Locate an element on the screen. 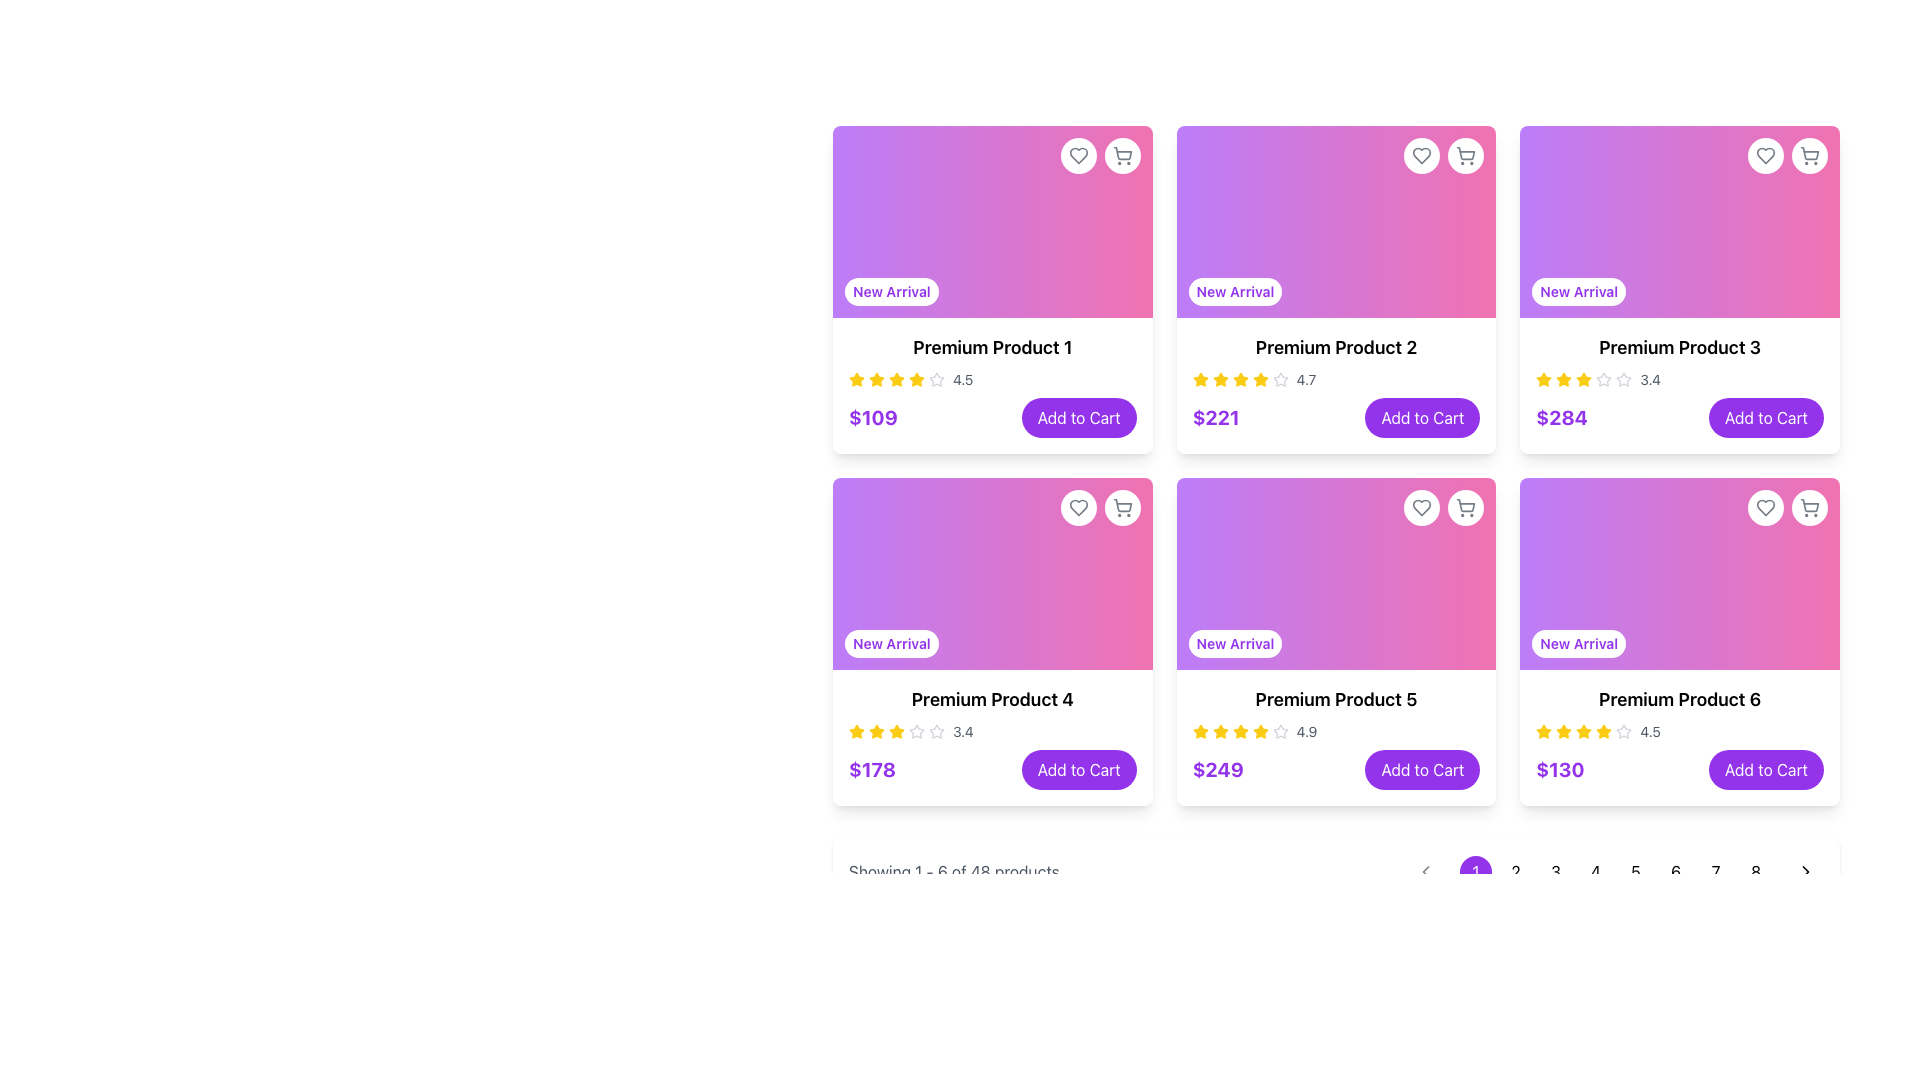  the fourth yellow star icon in the rating section of the 'Premium Product 2' card is located at coordinates (1239, 380).